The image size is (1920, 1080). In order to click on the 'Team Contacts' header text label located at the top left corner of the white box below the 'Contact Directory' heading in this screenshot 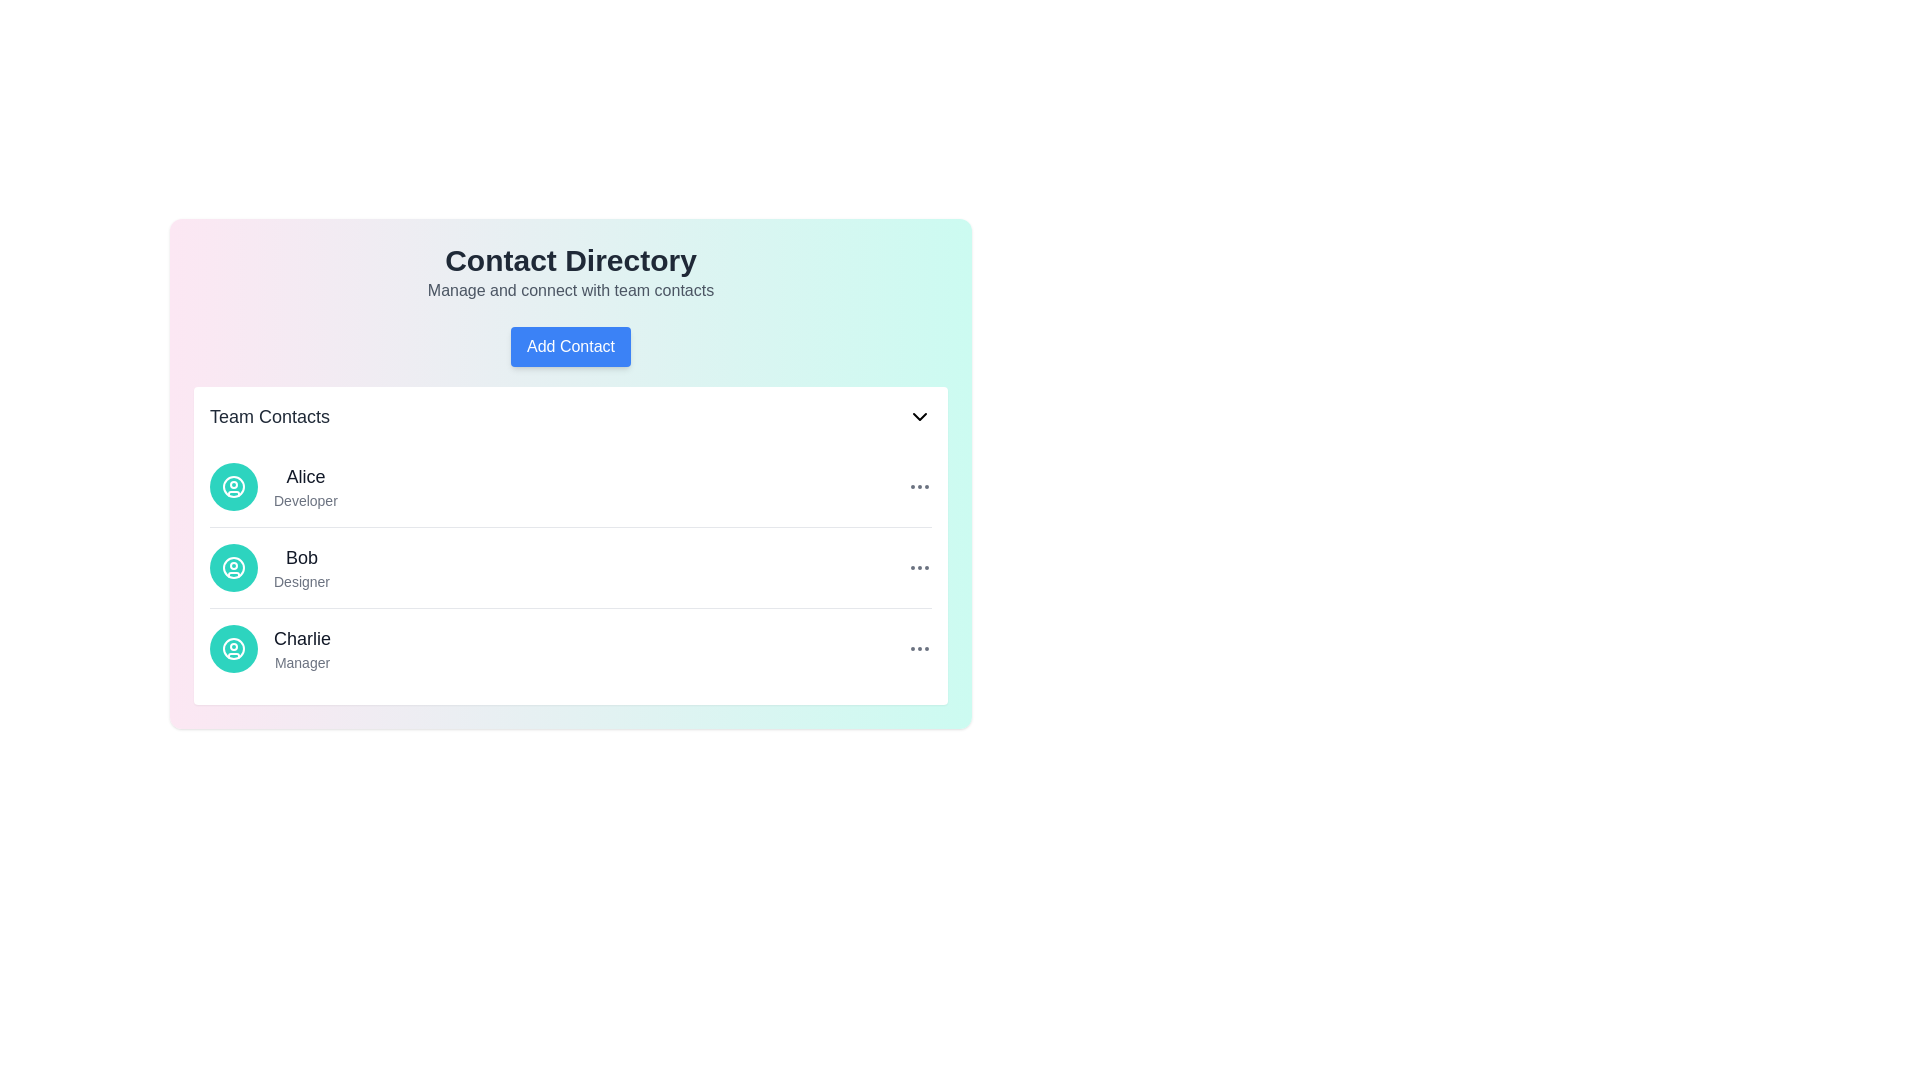, I will do `click(268, 415)`.